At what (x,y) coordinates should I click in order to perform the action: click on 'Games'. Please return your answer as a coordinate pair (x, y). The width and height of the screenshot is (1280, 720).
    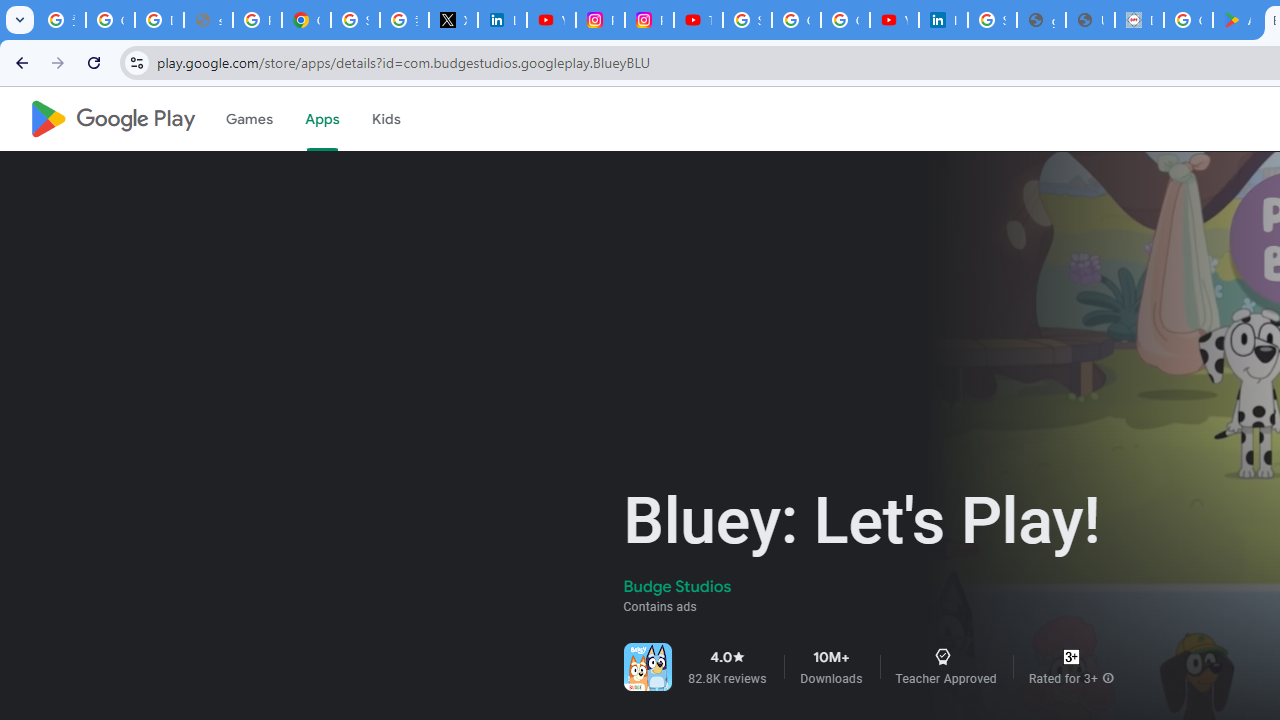
    Looking at the image, I should click on (247, 119).